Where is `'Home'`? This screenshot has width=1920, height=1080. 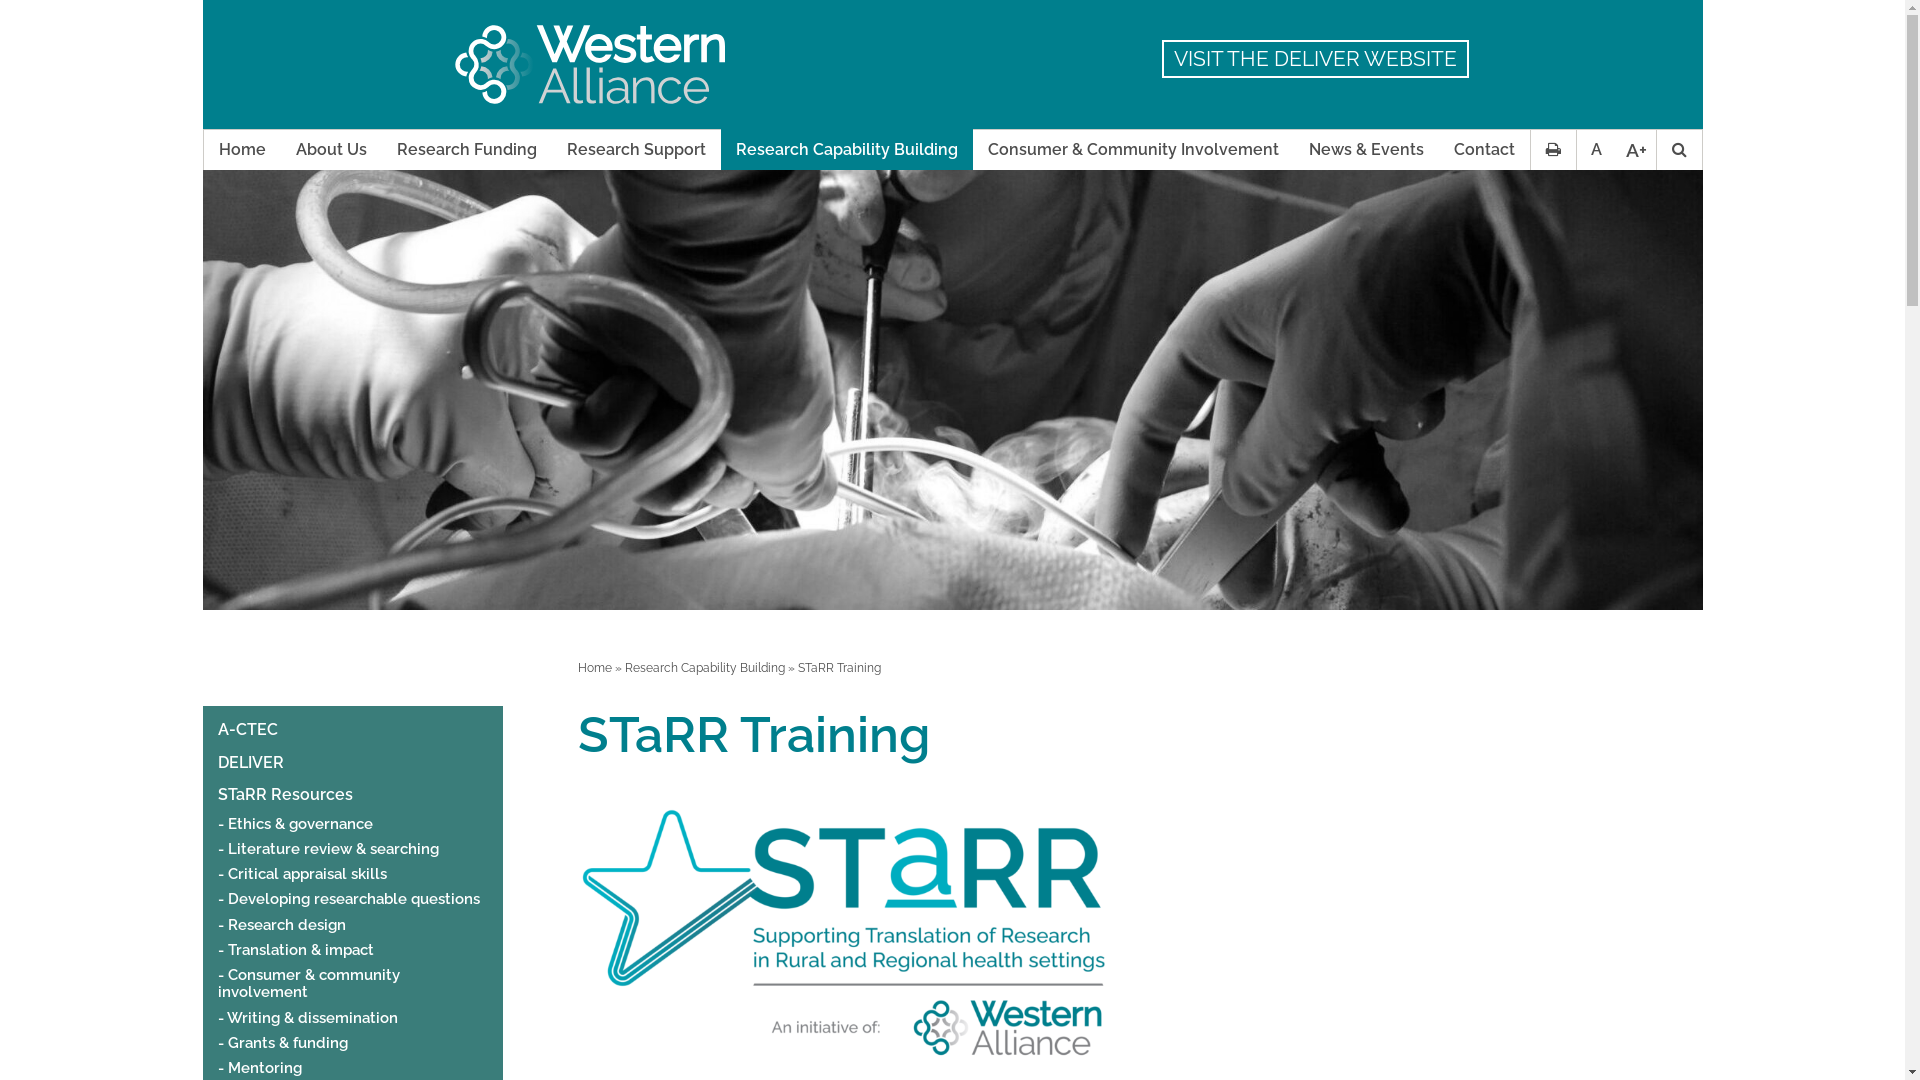 'Home' is located at coordinates (241, 149).